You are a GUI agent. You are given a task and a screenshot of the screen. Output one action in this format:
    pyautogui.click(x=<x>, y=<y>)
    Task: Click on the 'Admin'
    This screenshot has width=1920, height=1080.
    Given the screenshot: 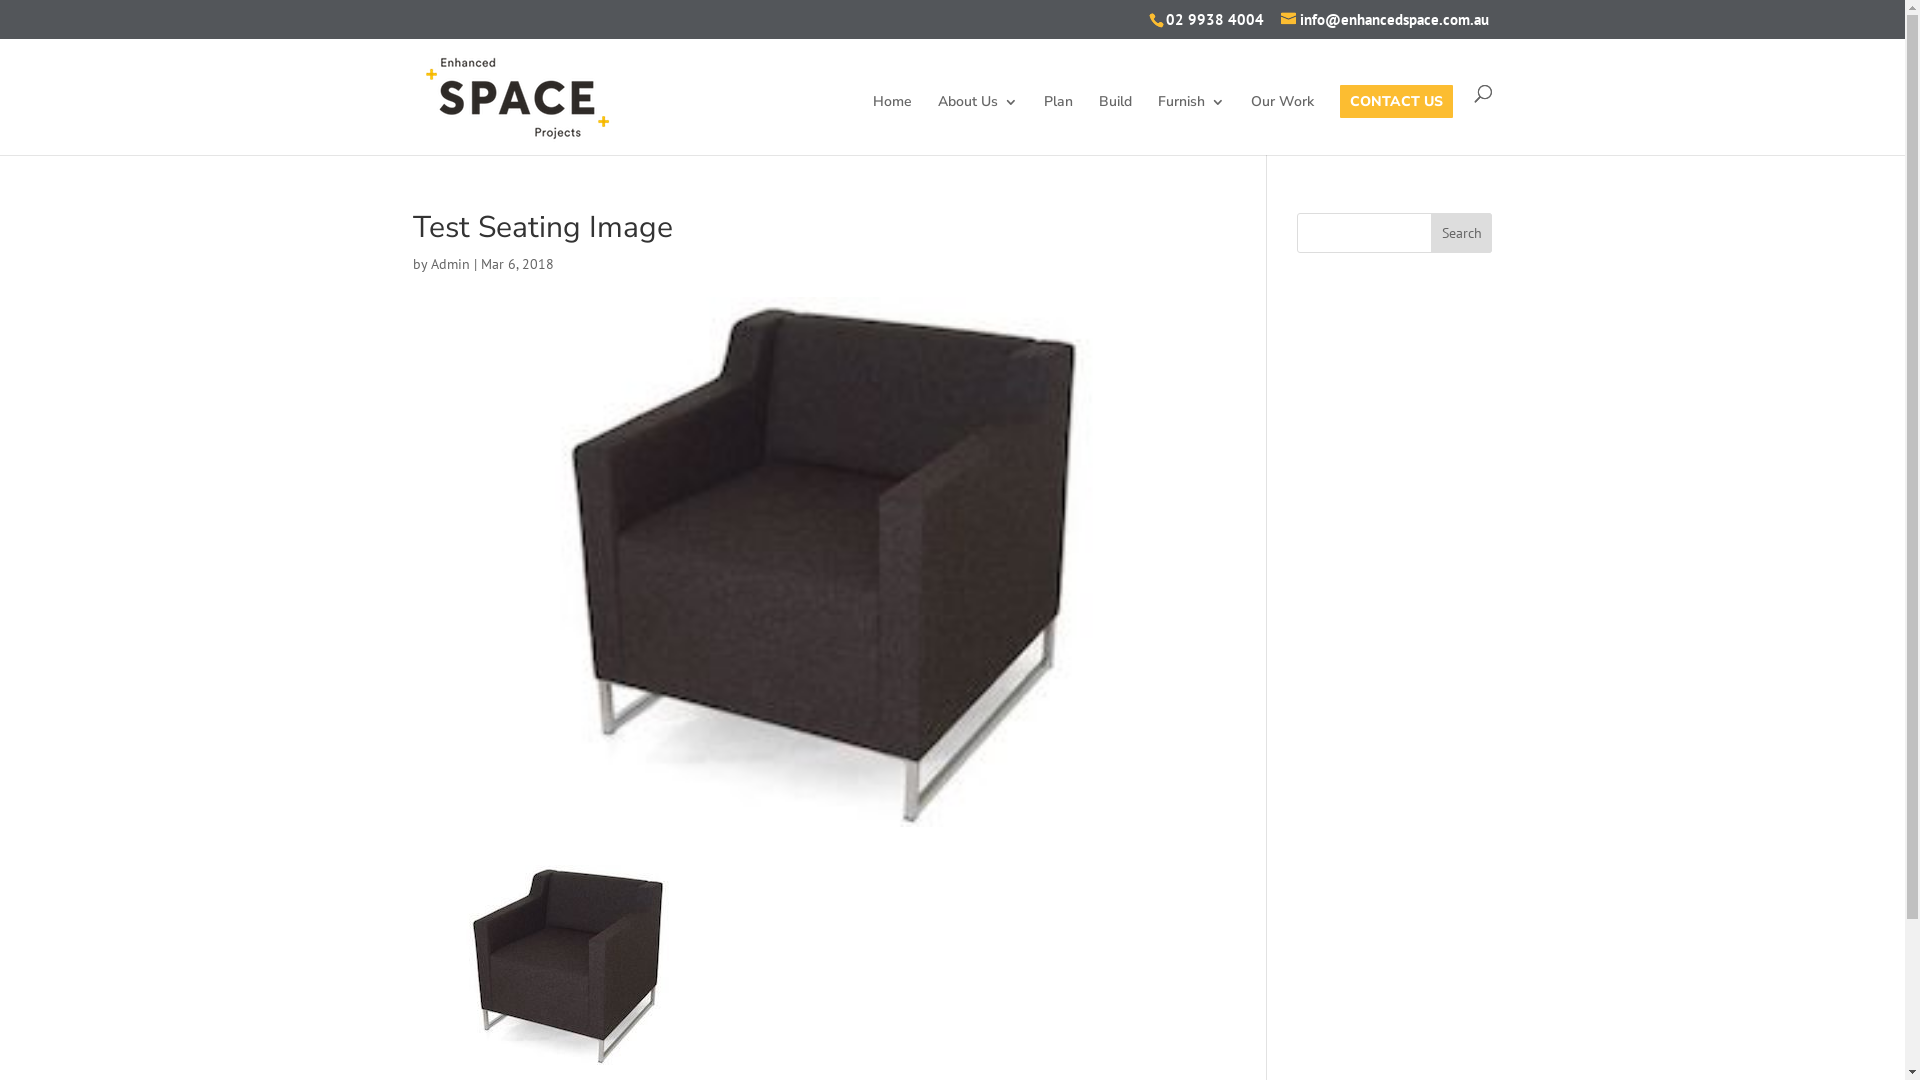 What is the action you would take?
    pyautogui.click(x=448, y=261)
    